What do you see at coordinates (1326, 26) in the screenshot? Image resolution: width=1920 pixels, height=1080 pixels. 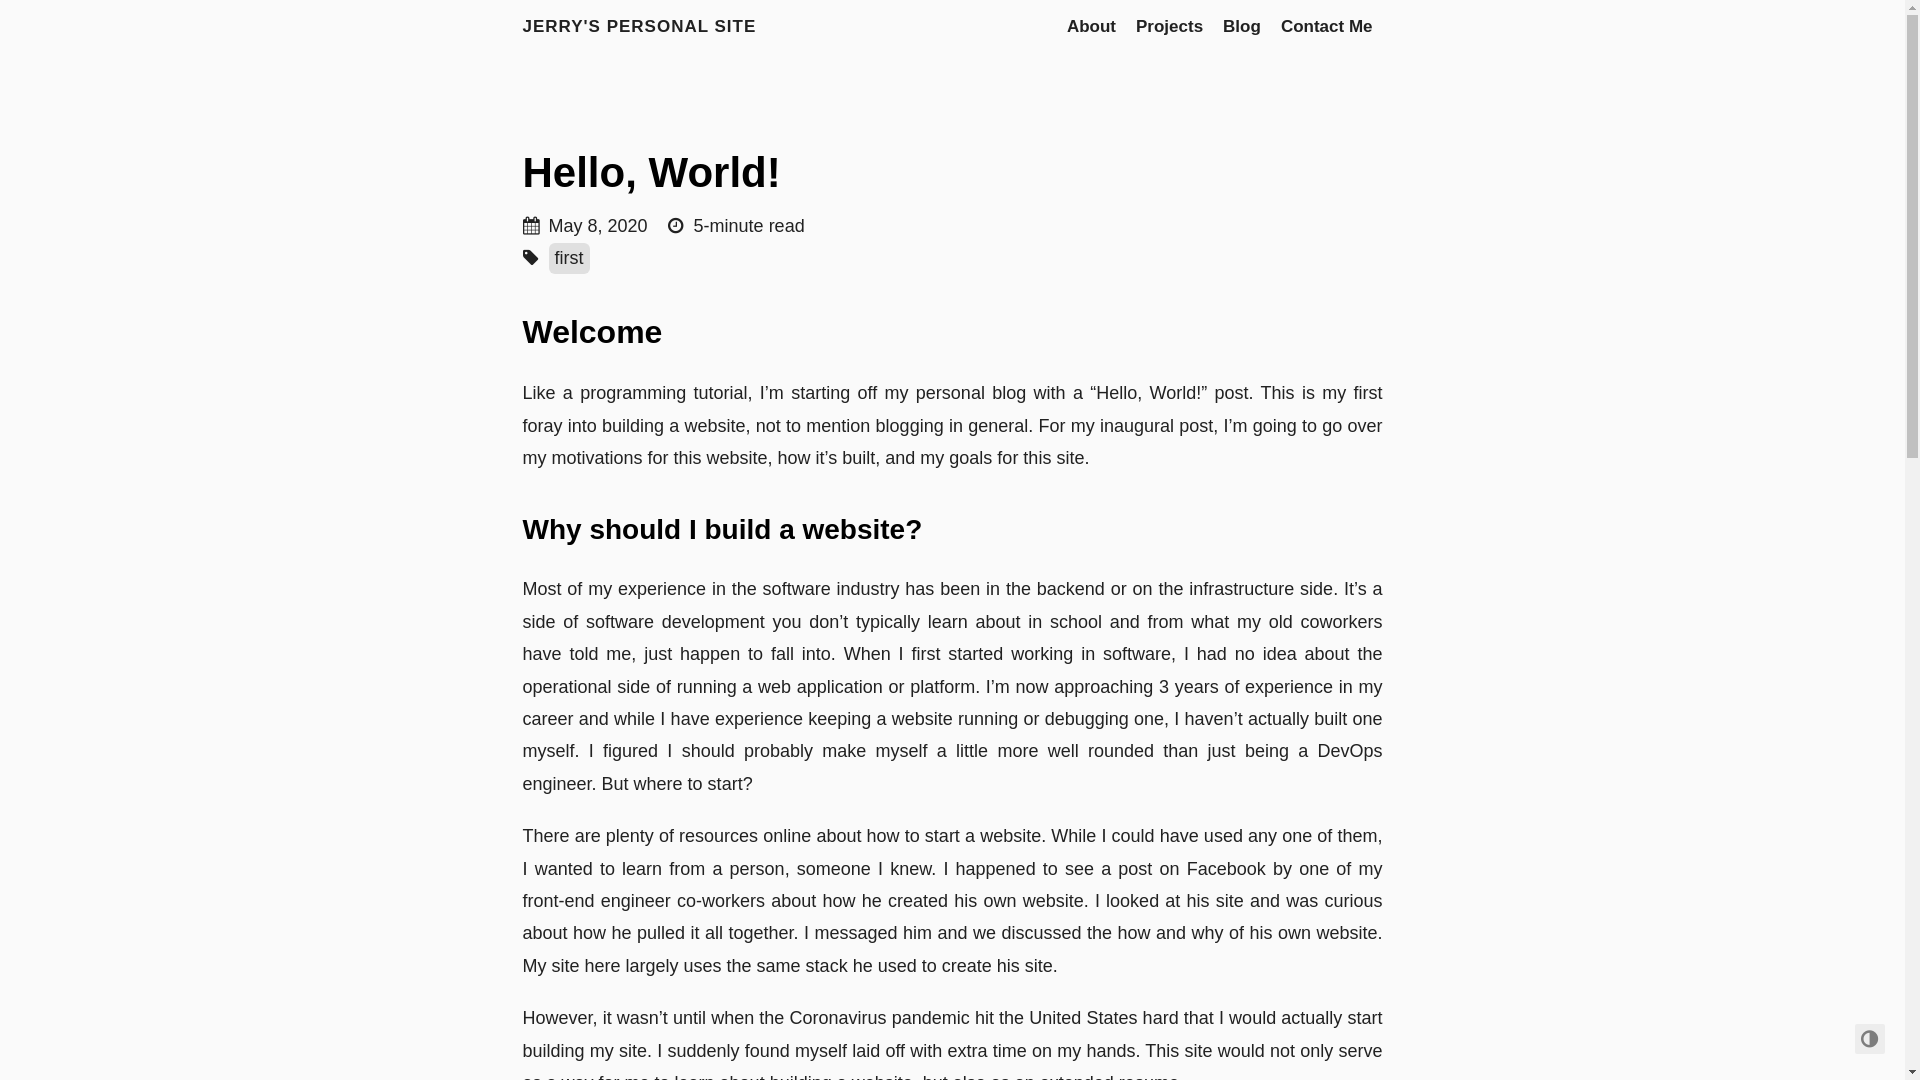 I see `'Contact Me'` at bounding box center [1326, 26].